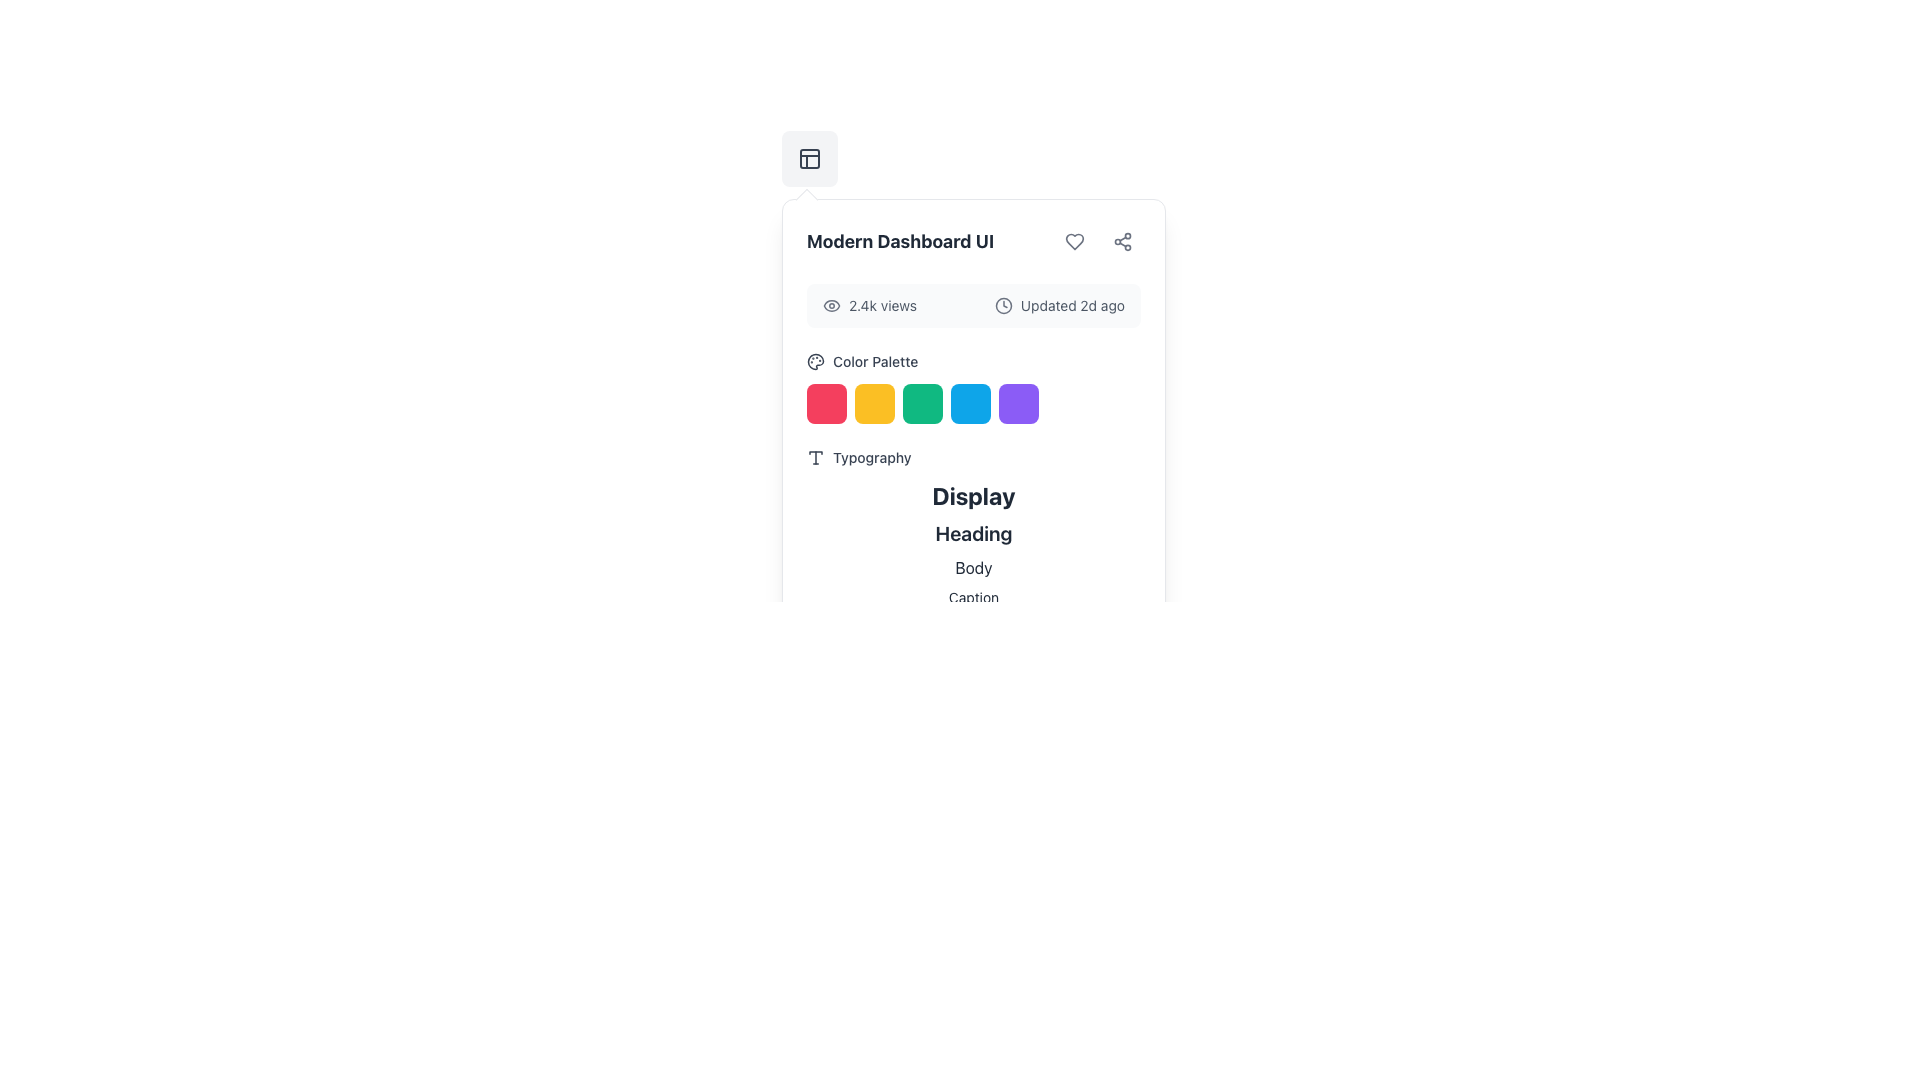  Describe the element at coordinates (1123, 241) in the screenshot. I see `the second interactive button at the top-right of the card-like UI component` at that location.